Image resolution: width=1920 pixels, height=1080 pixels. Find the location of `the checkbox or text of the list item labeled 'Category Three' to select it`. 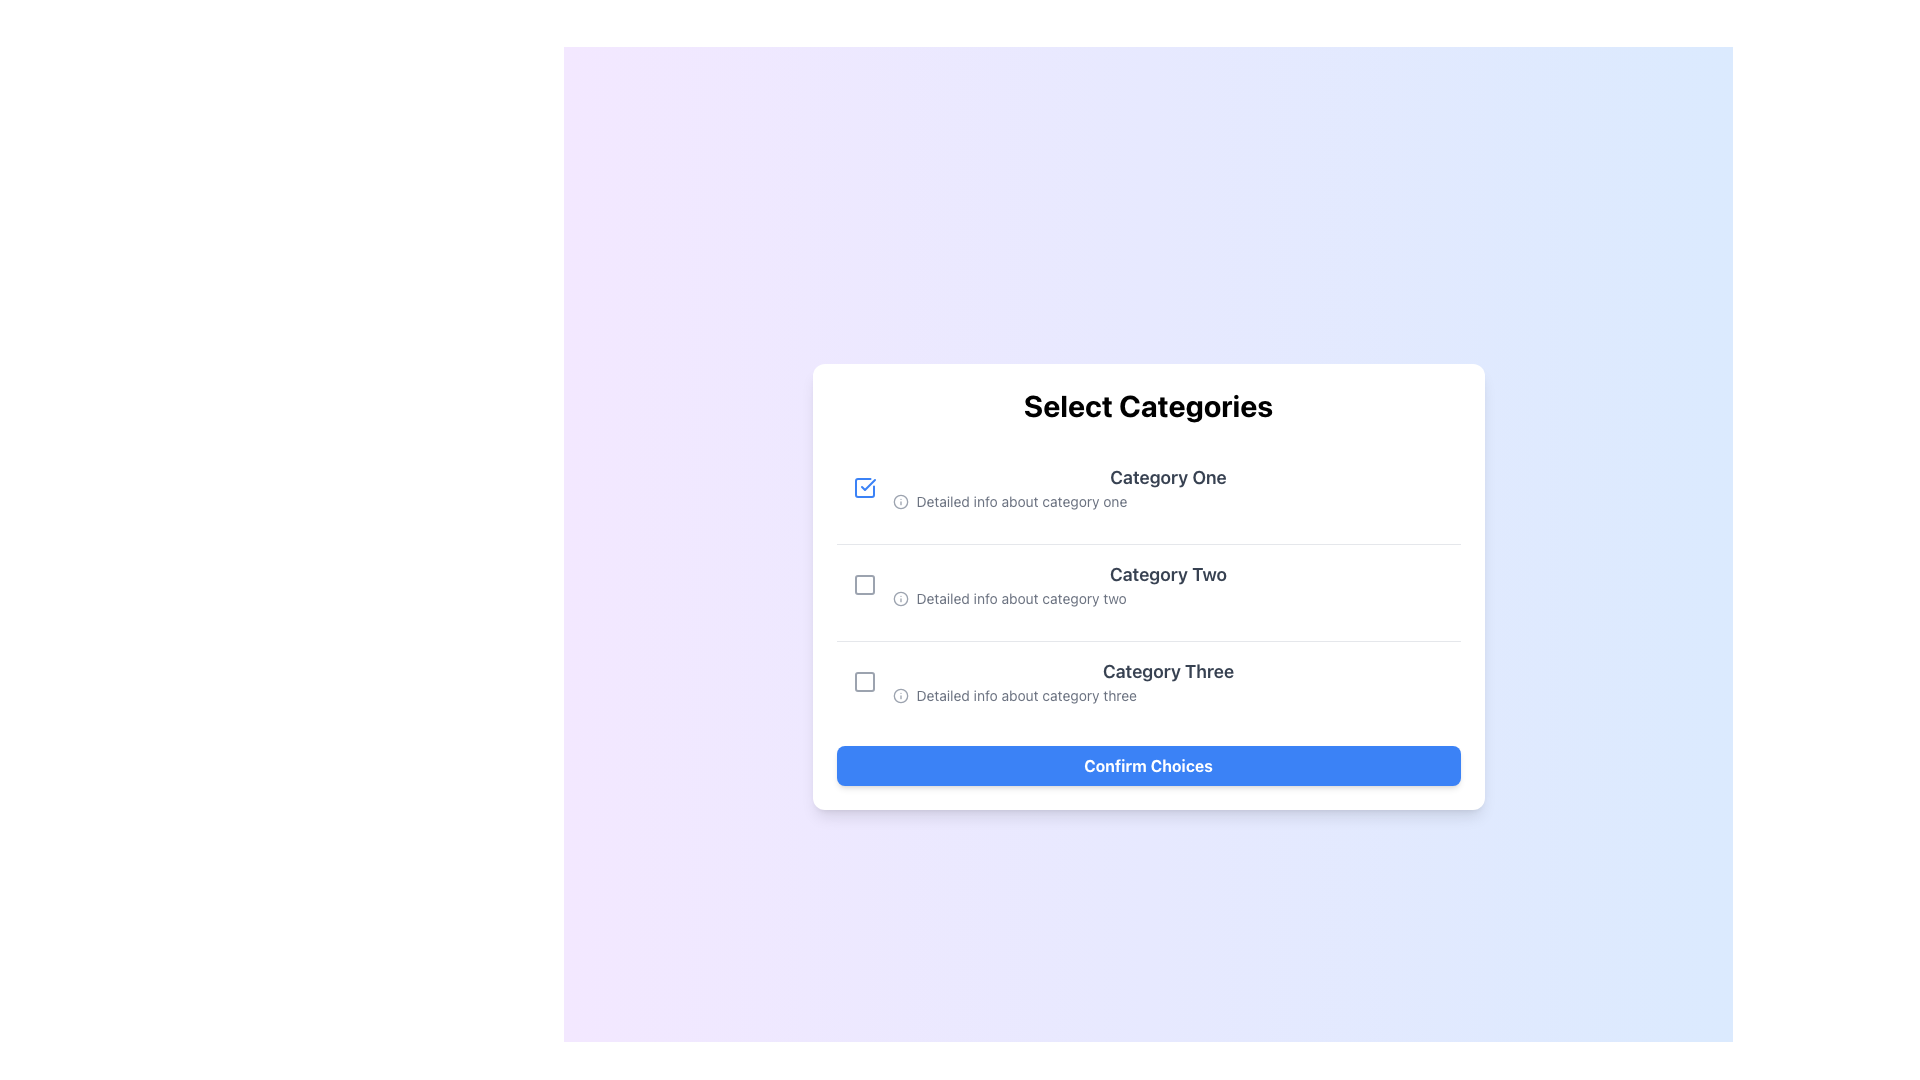

the checkbox or text of the list item labeled 'Category Three' to select it is located at coordinates (1148, 680).